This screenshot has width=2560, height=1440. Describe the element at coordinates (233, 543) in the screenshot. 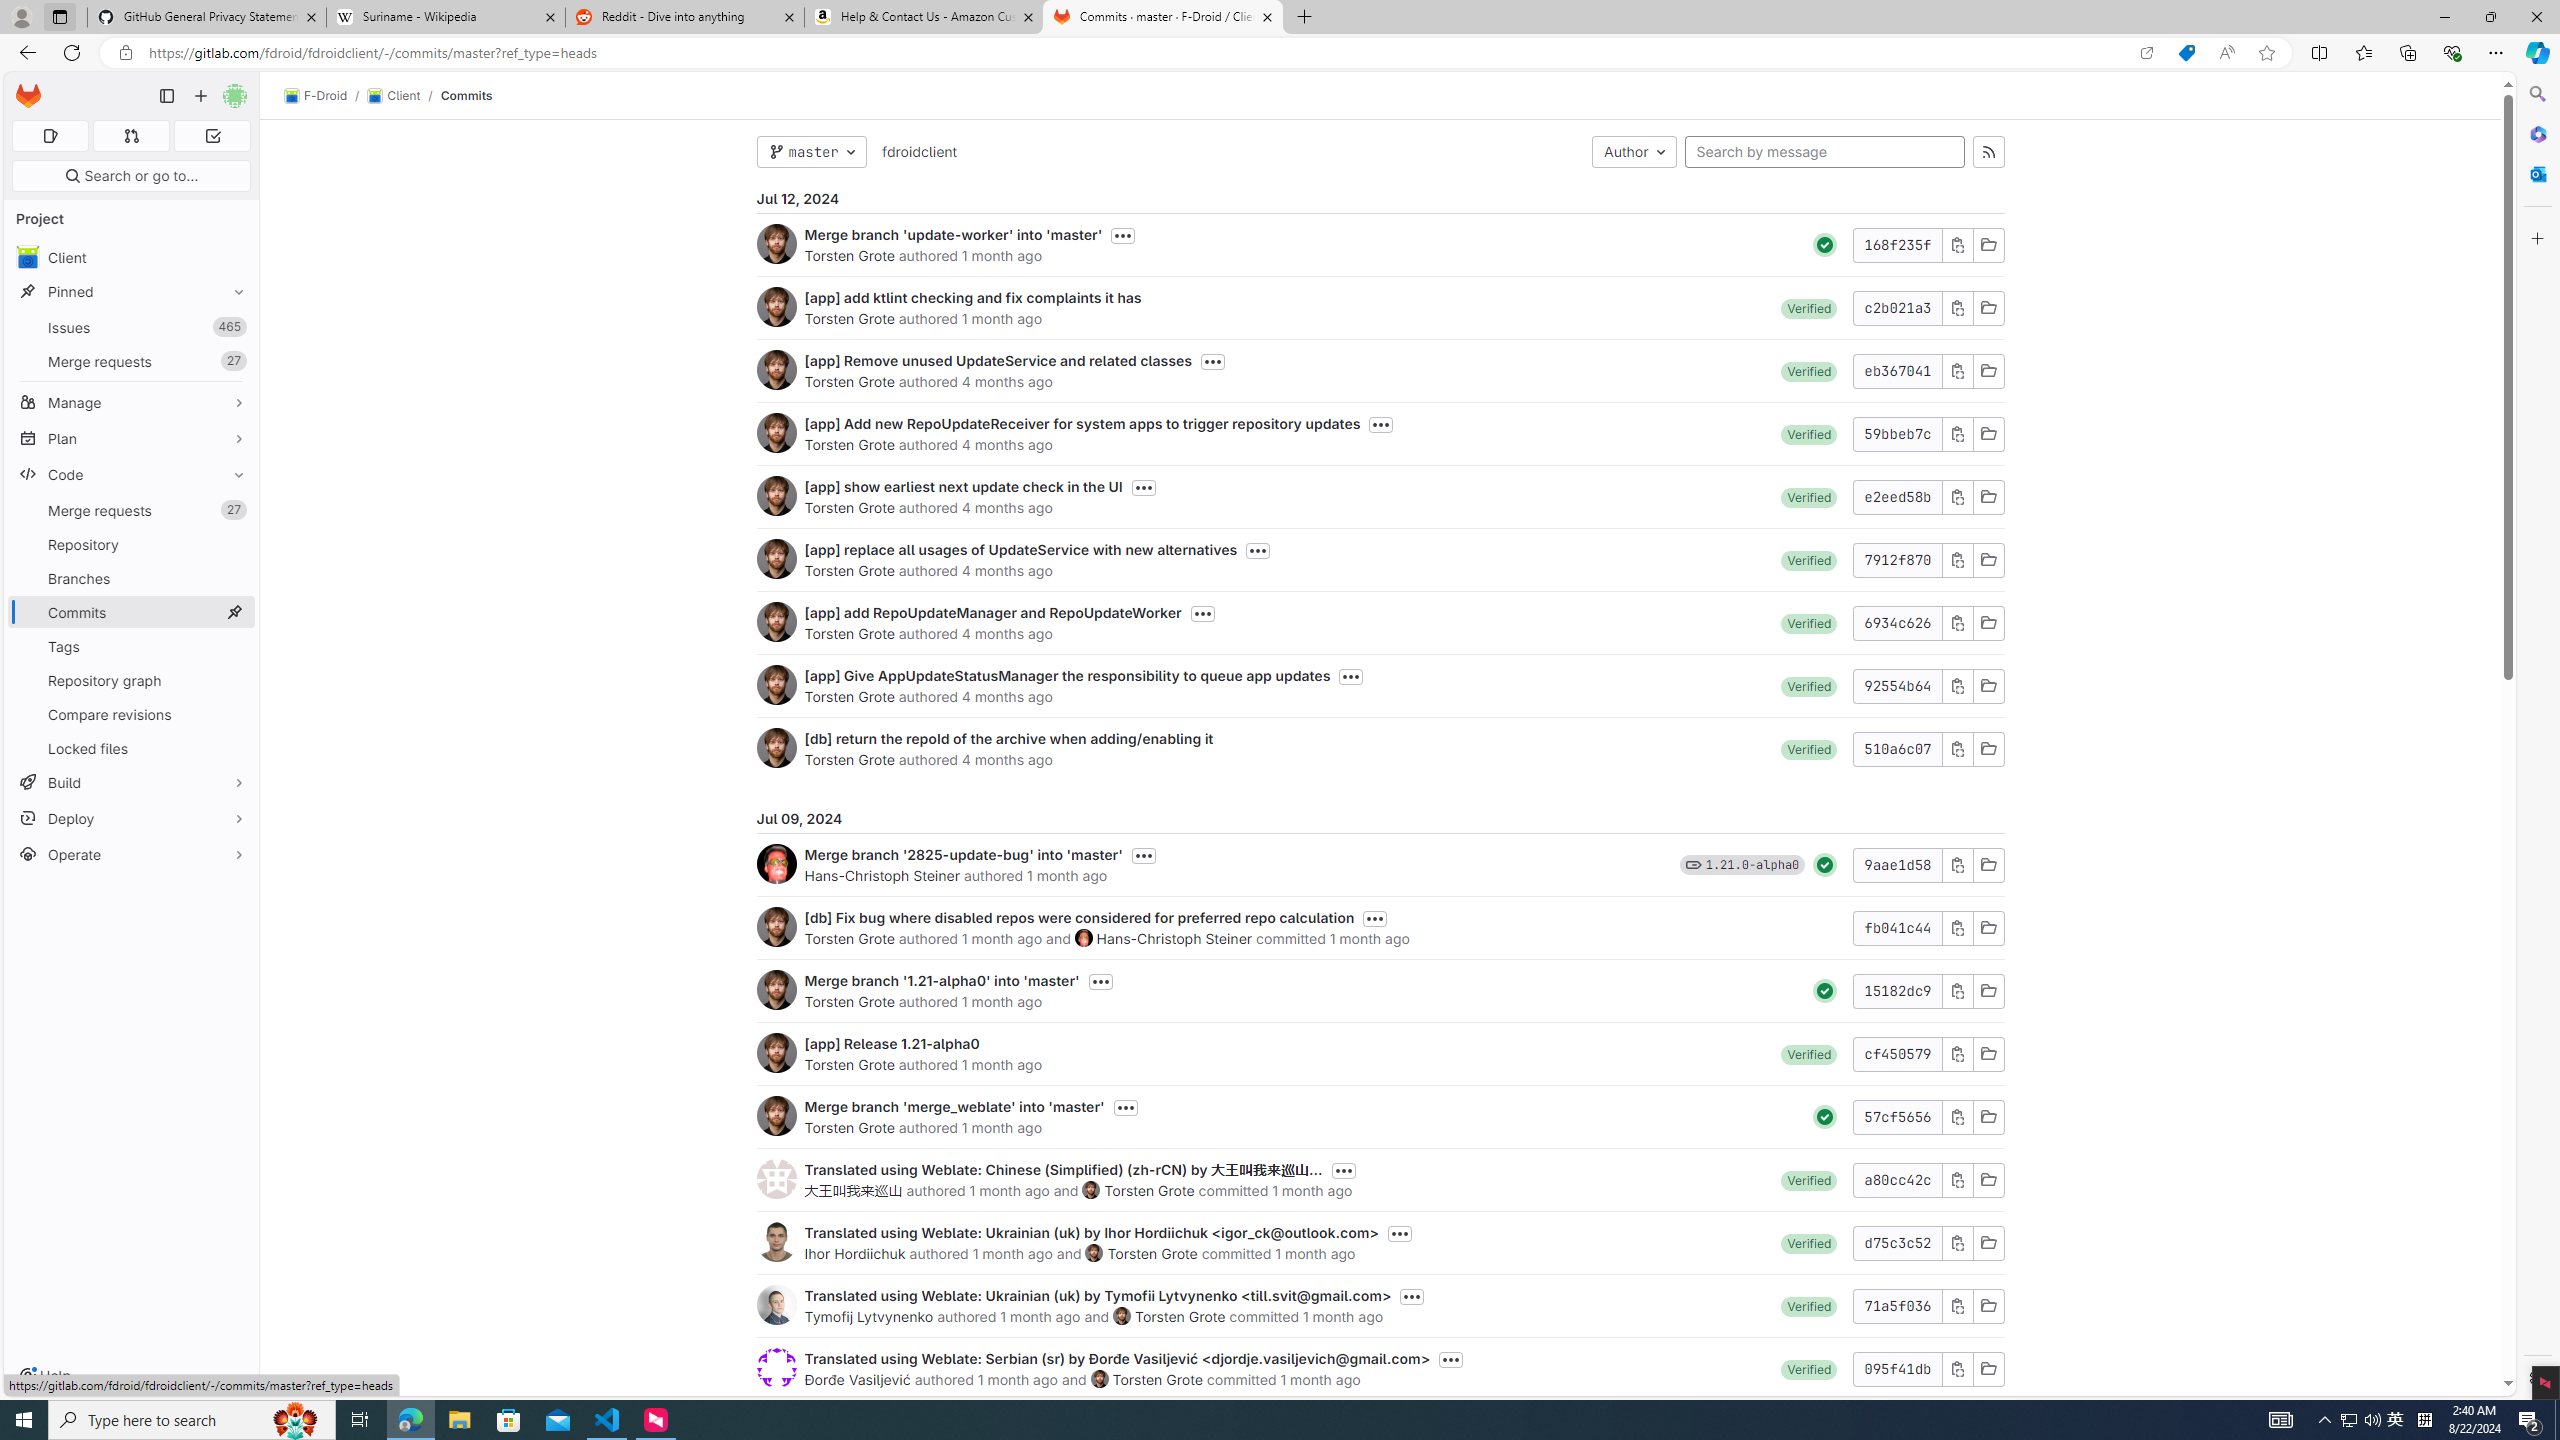

I see `'Pin Repository'` at that location.